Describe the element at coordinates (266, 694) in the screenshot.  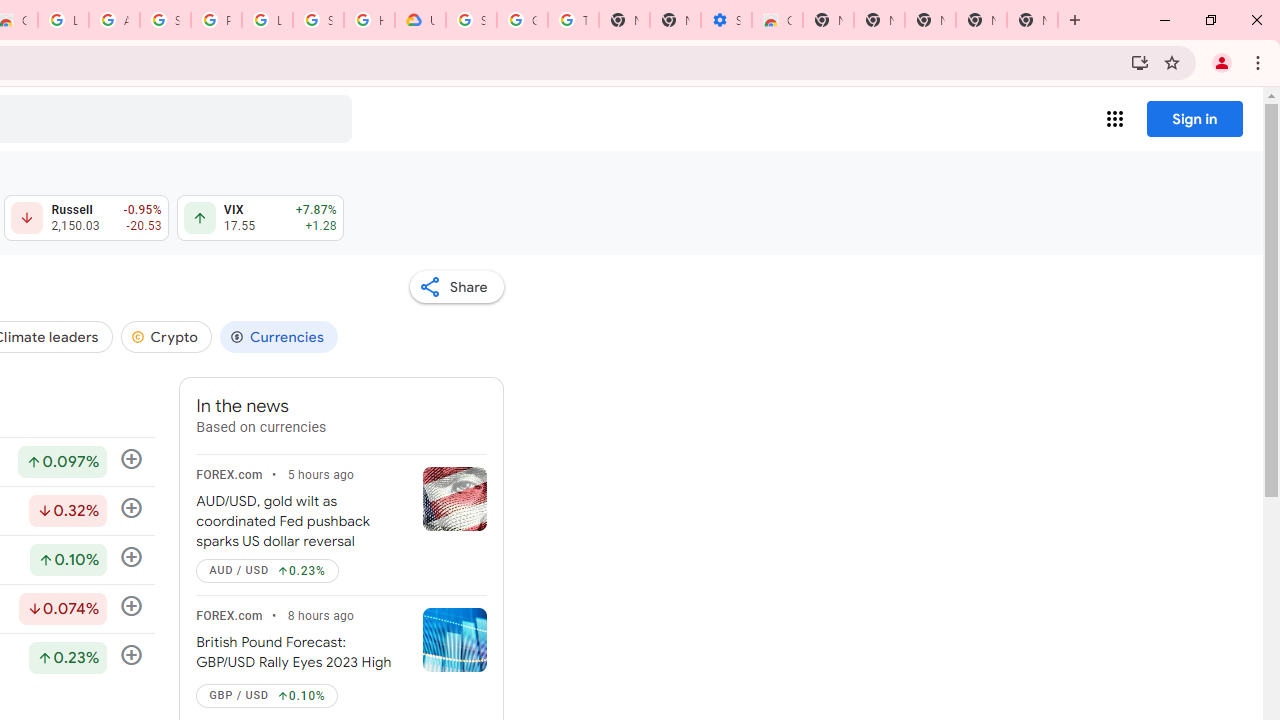
I see `'GBP / USD Up by 0.077%'` at that location.